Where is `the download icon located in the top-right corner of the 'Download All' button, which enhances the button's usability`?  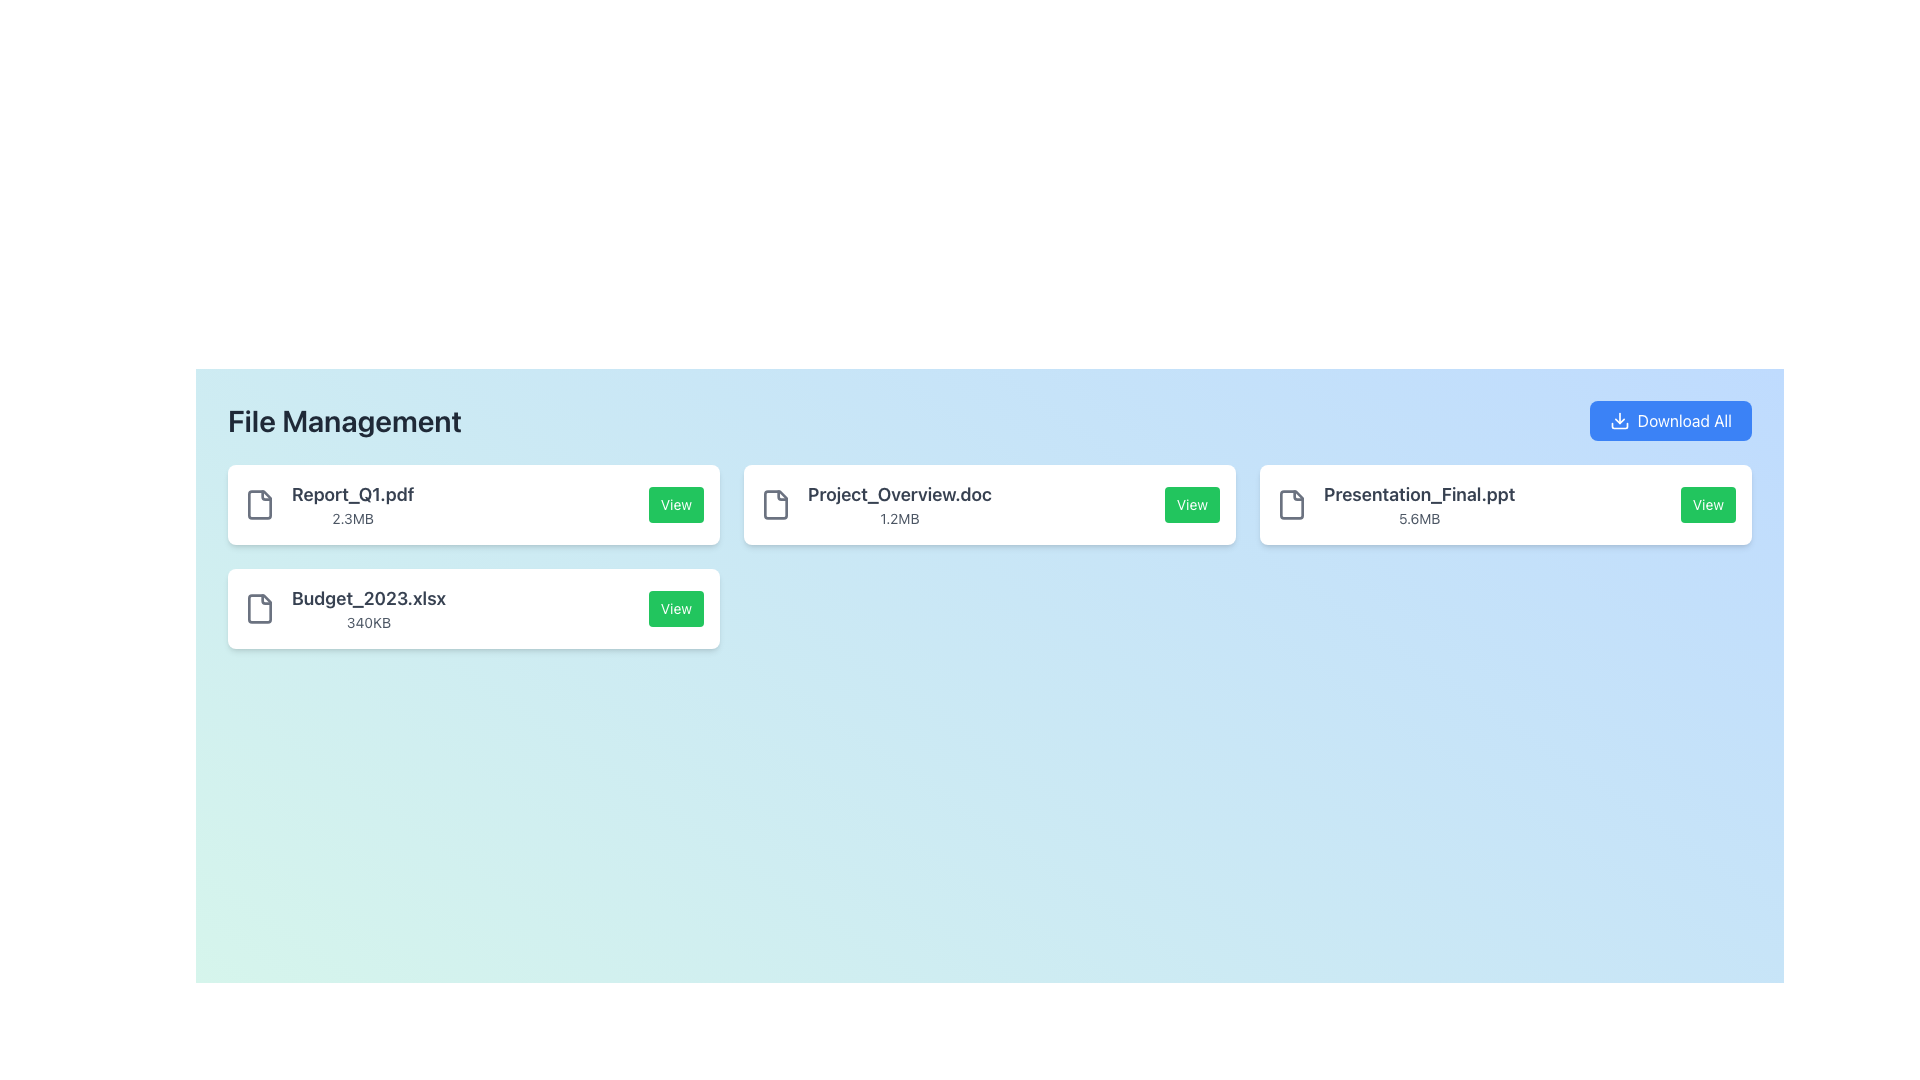
the download icon located in the top-right corner of the 'Download All' button, which enhances the button's usability is located at coordinates (1619, 419).